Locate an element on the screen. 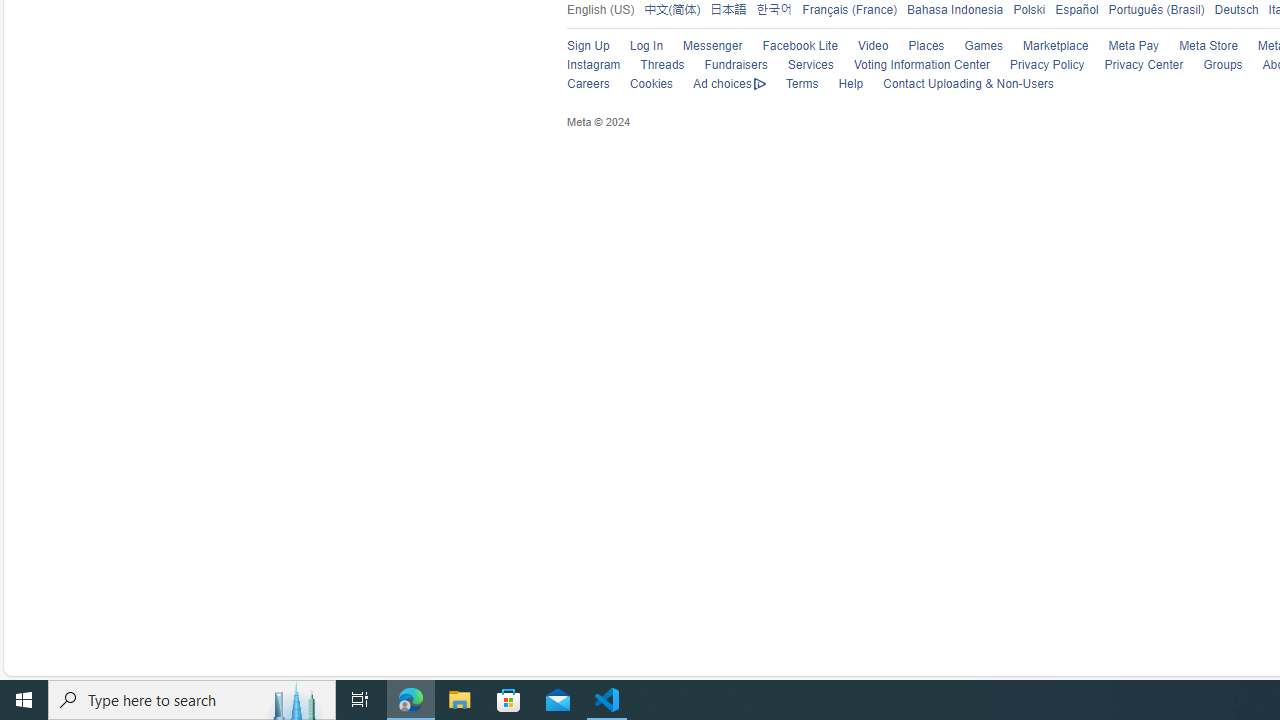 The image size is (1280, 720). 'Deutsch' is located at coordinates (1235, 9).